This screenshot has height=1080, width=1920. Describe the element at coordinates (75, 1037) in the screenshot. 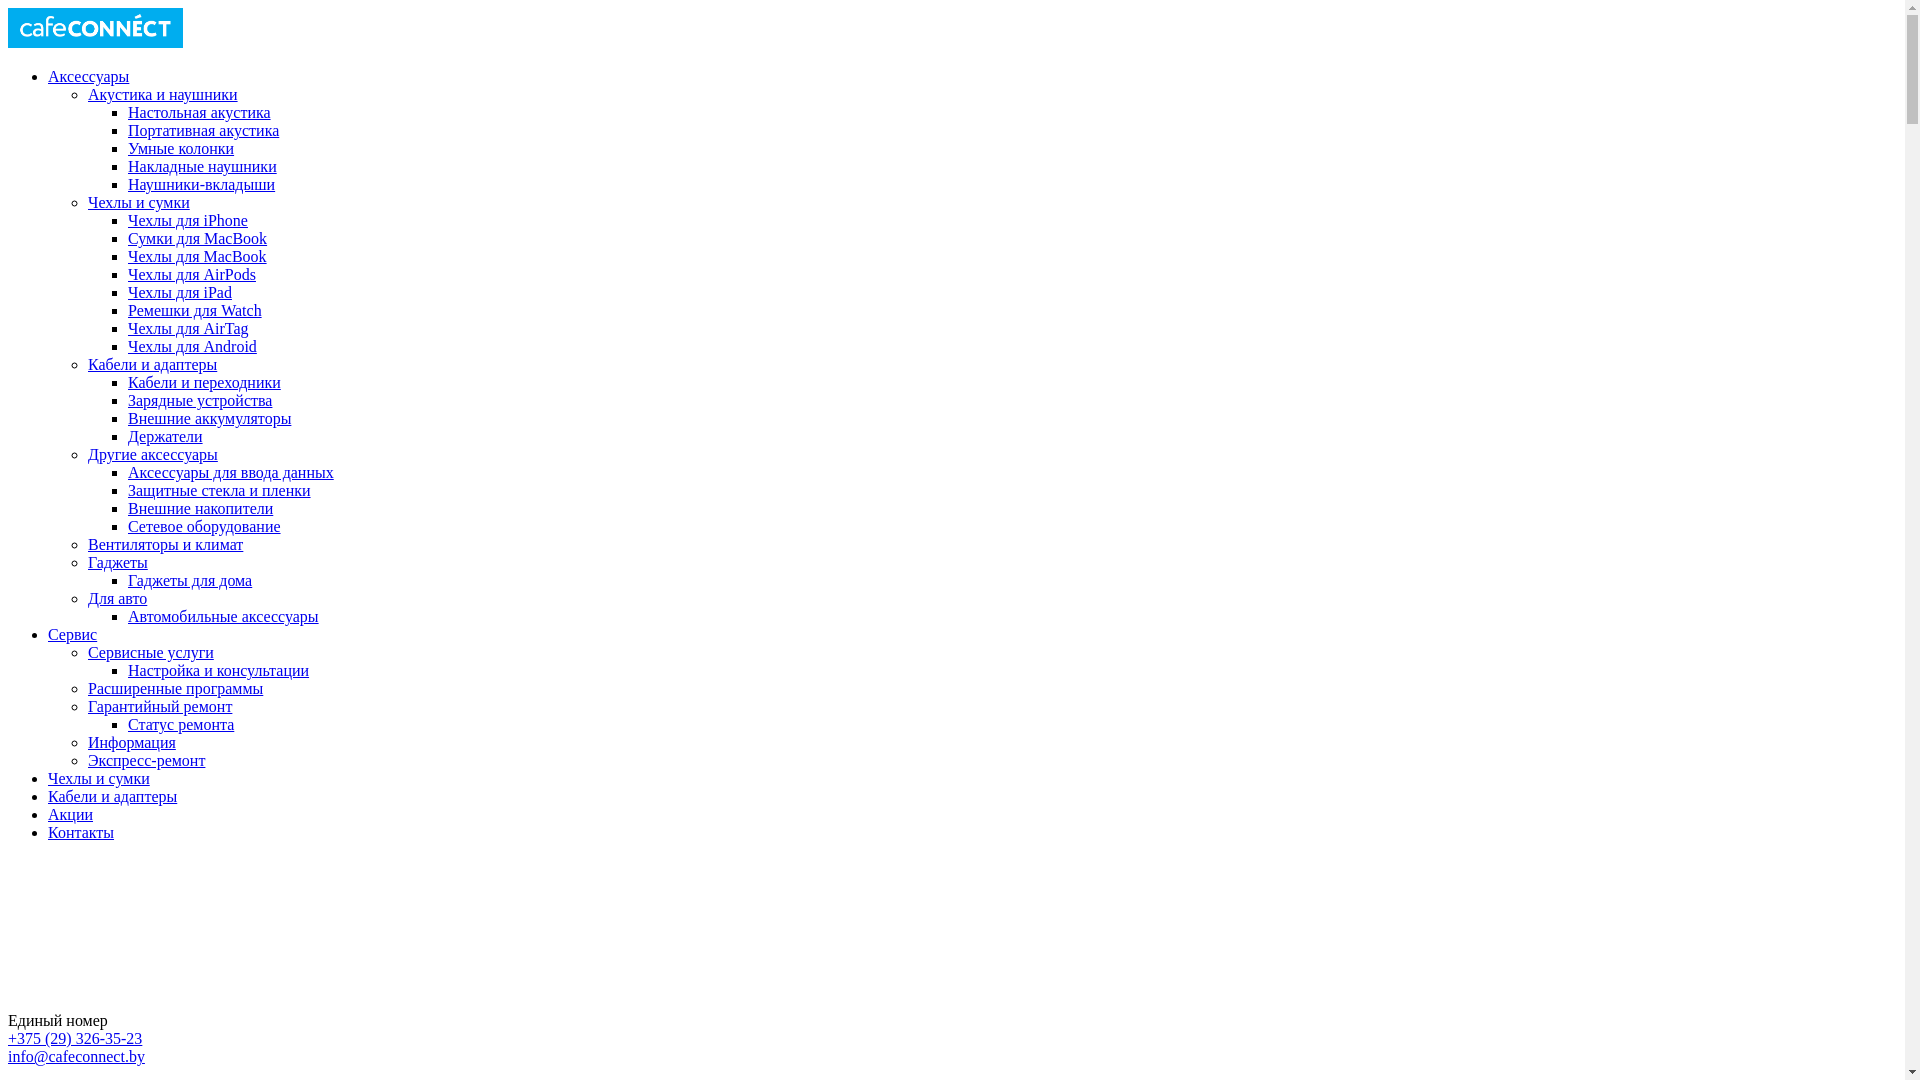

I see `'+375 (29) 326-35-23'` at that location.